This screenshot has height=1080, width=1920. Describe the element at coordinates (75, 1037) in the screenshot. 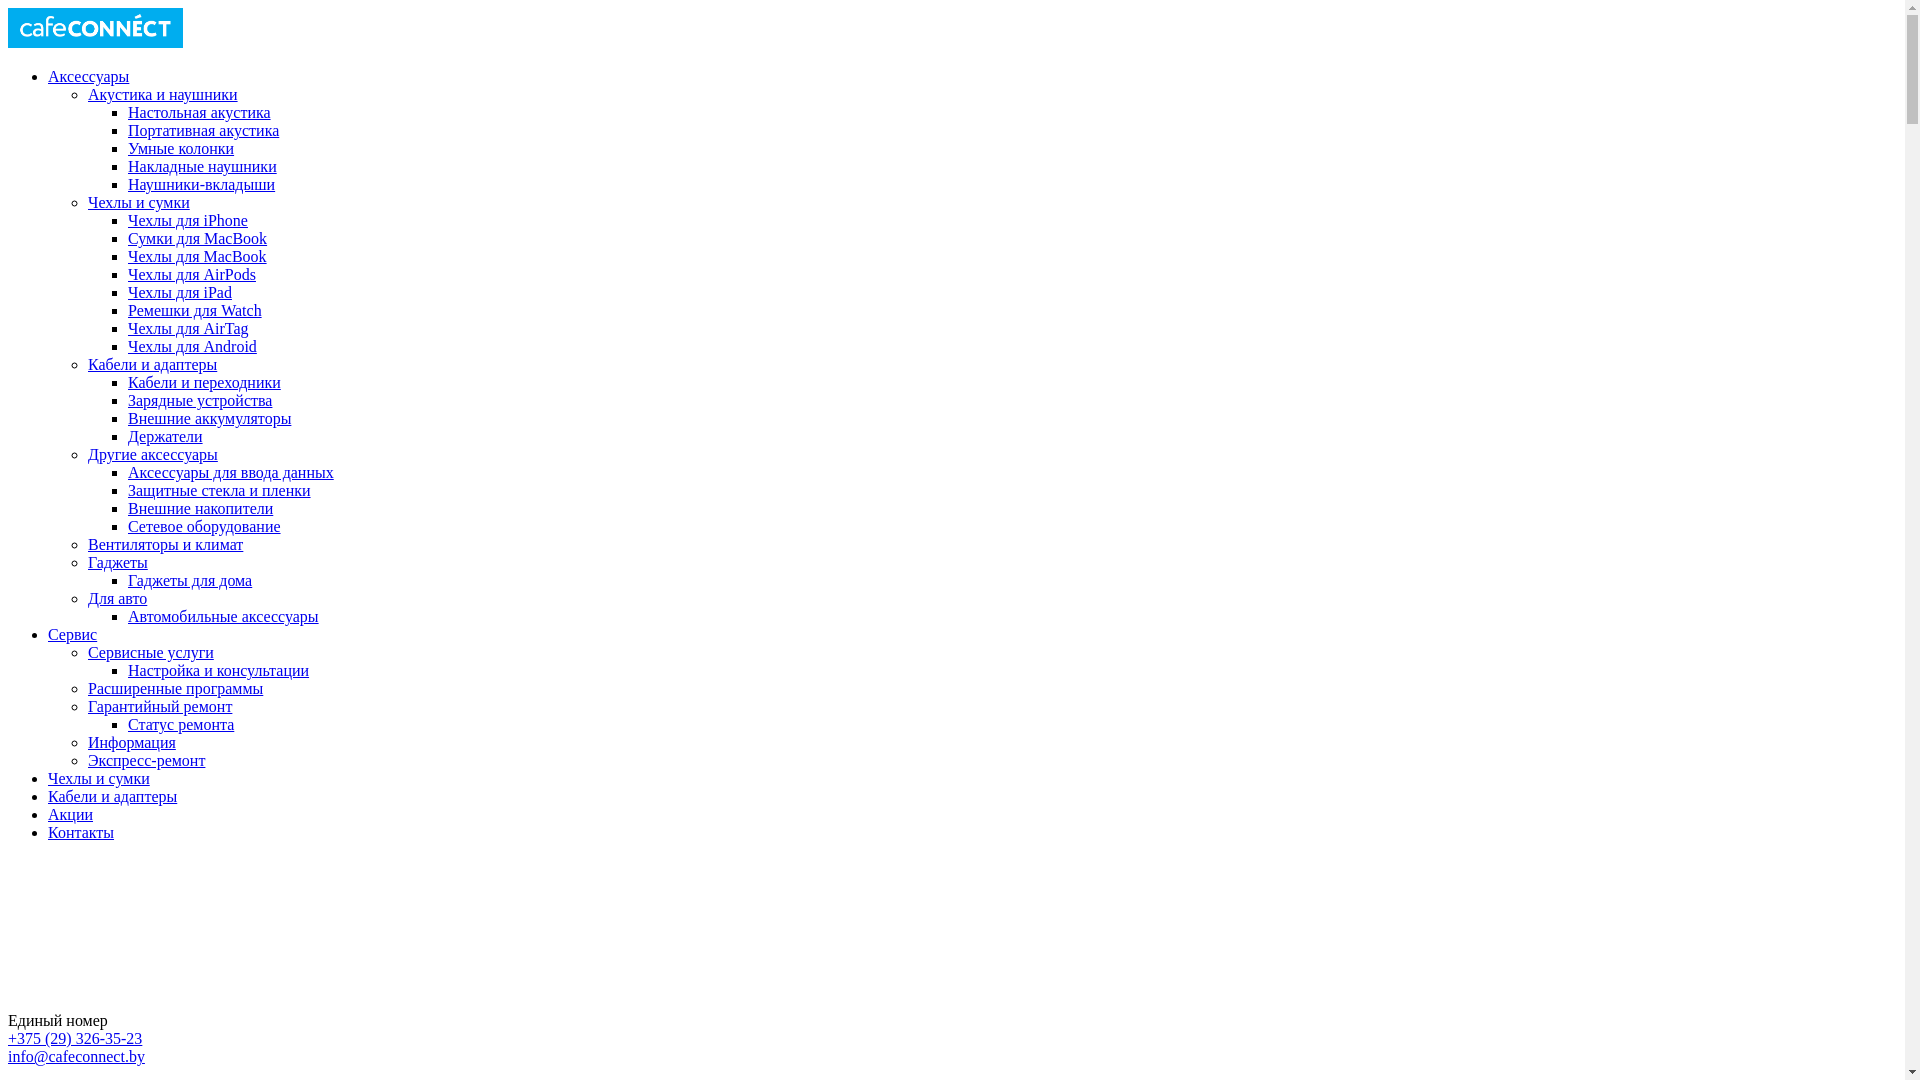

I see `'+375 (29) 326-35-23'` at that location.